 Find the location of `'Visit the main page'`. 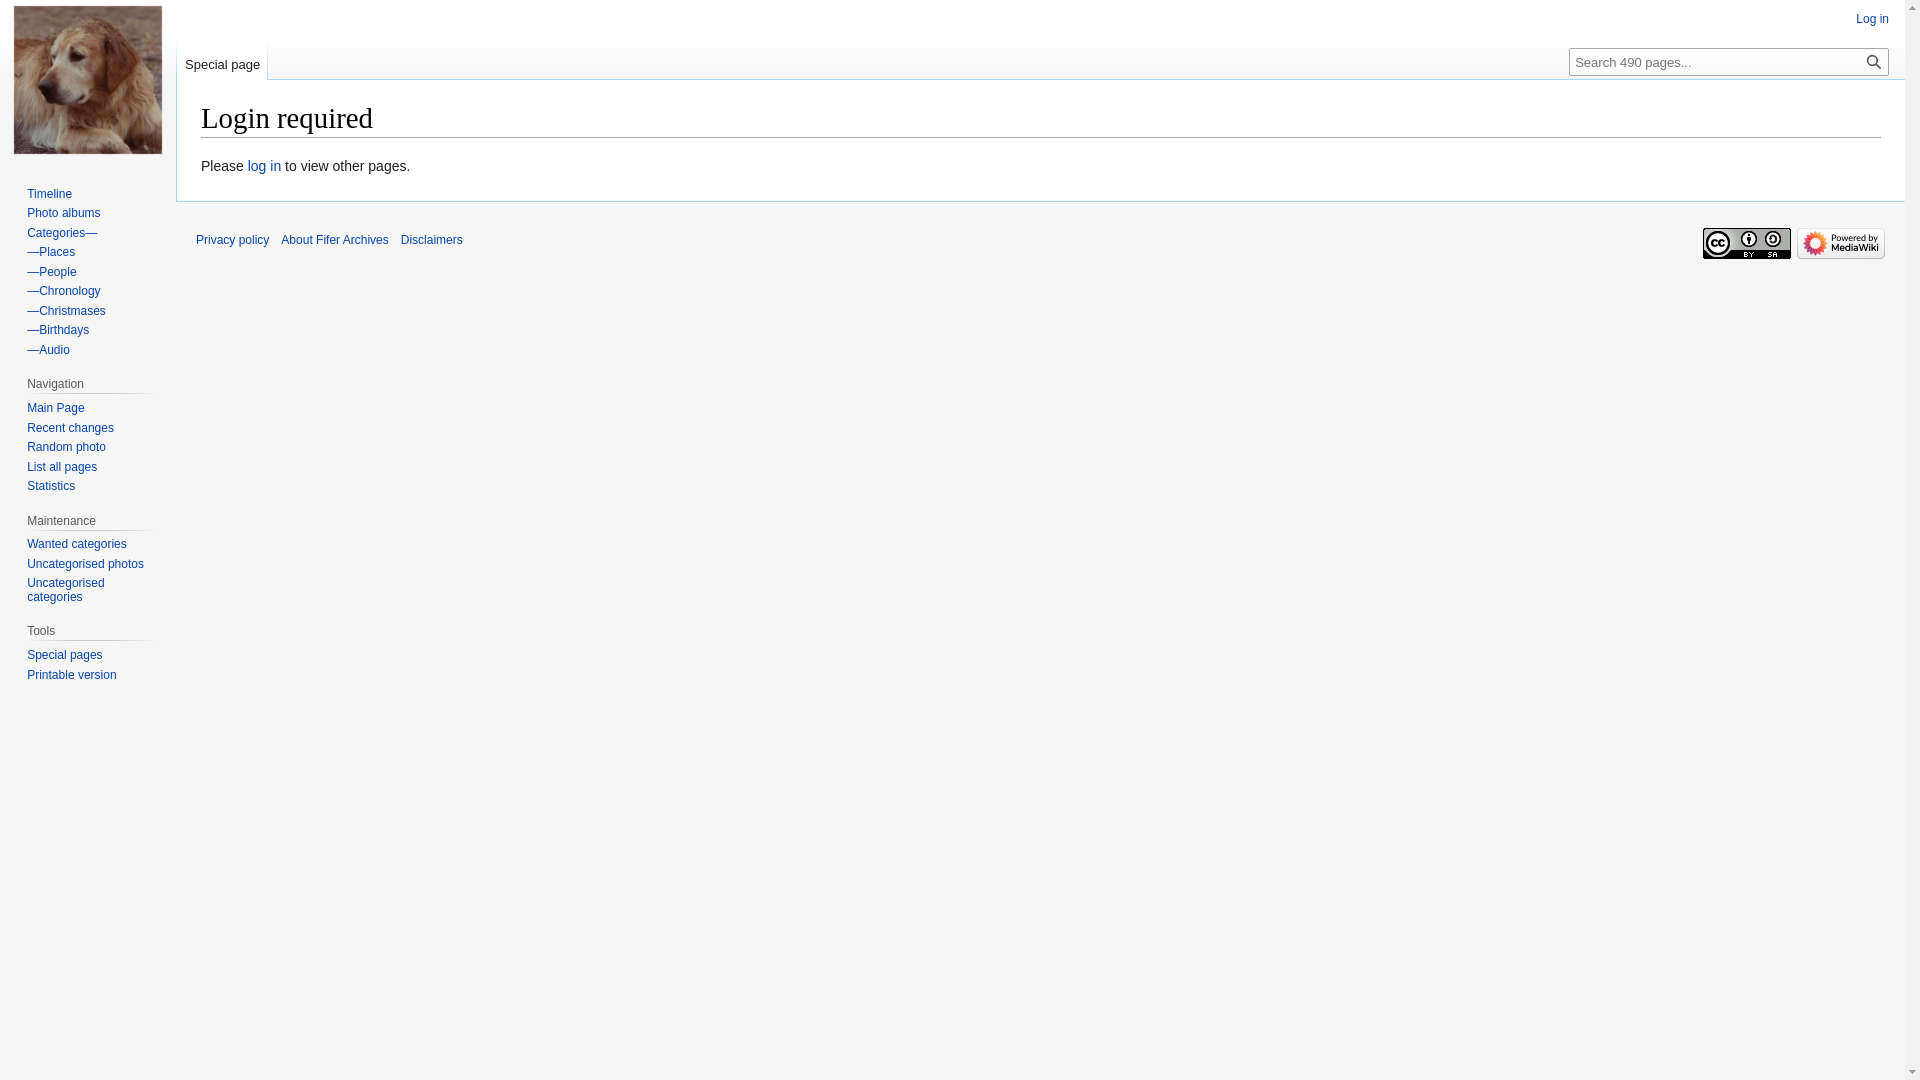

'Visit the main page' is located at coordinates (86, 79).